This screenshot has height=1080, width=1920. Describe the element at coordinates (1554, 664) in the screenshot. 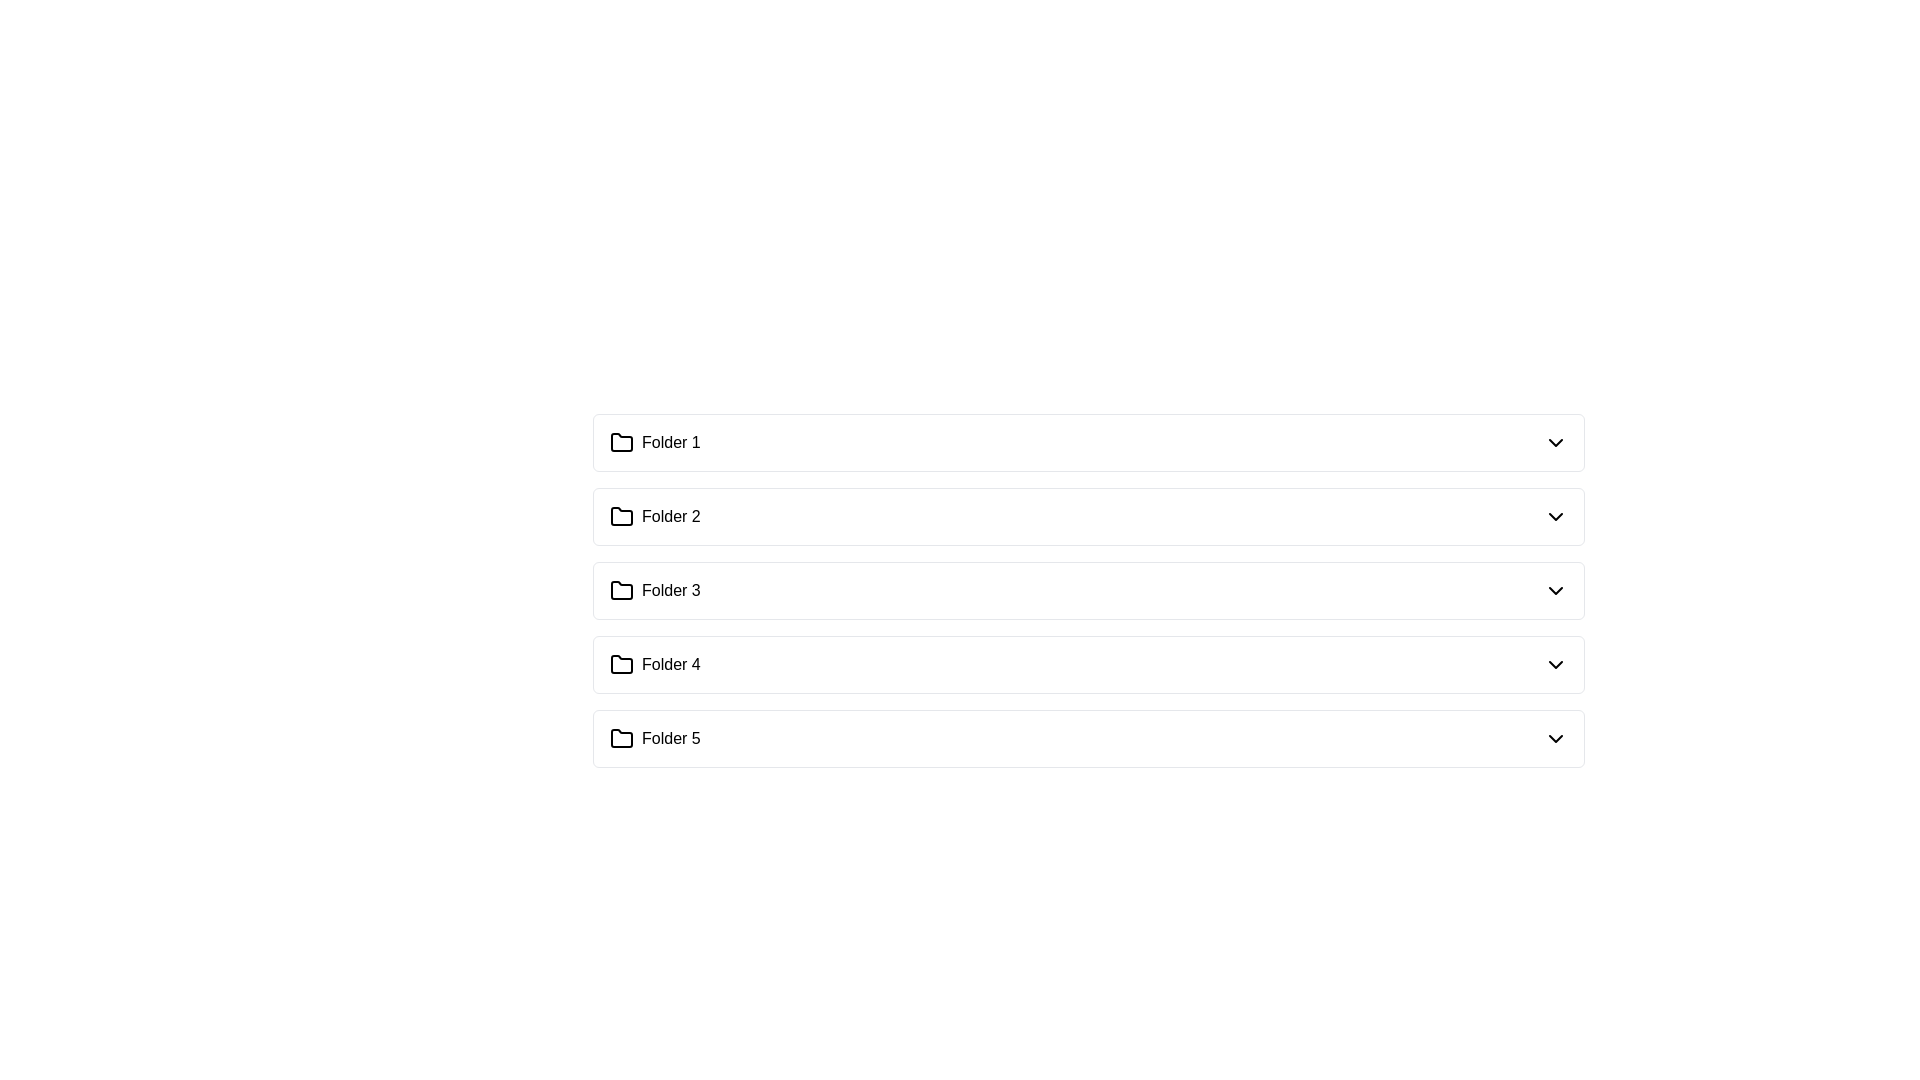

I see `the chevron icon located to the far right of the 'Folder 4' entry` at that location.